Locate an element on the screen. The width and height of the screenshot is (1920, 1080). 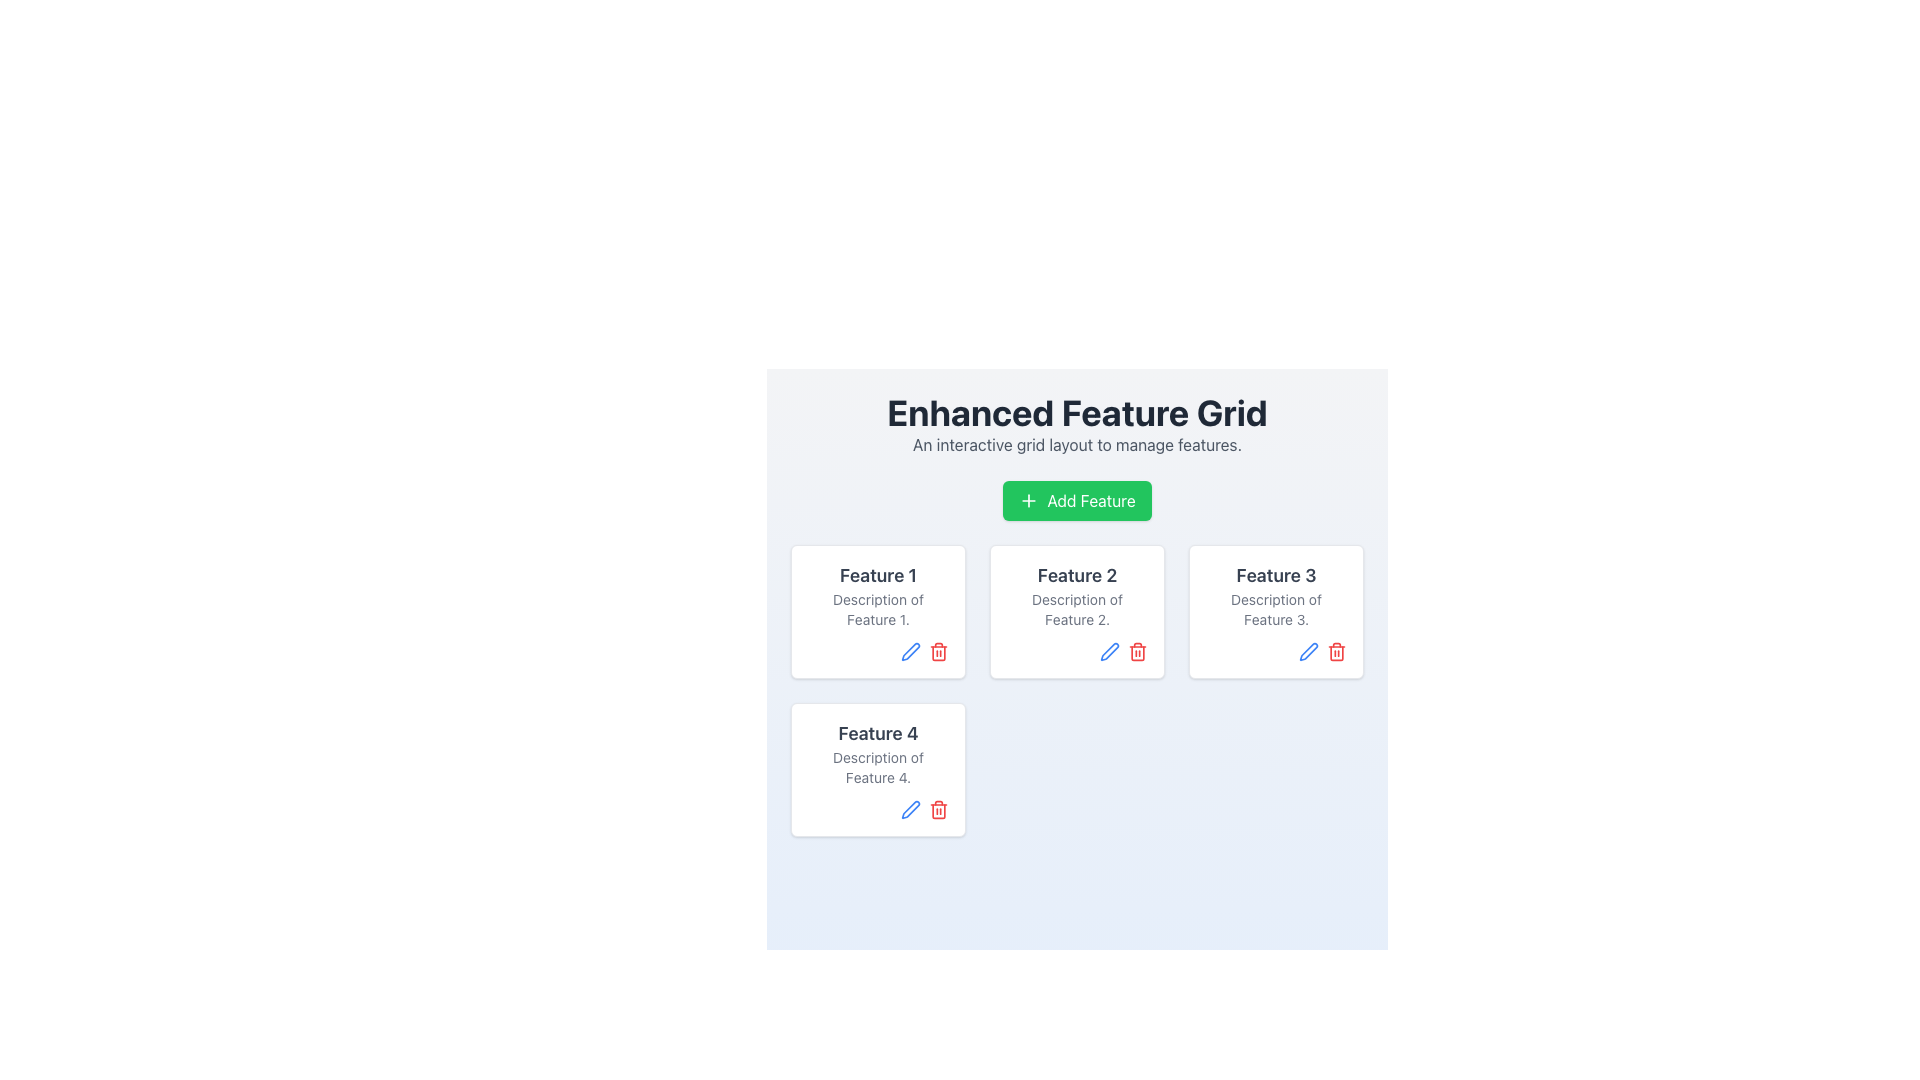
the red trash bin icon located in the bottom-right corner of the 'Feature 3' card is located at coordinates (1337, 651).